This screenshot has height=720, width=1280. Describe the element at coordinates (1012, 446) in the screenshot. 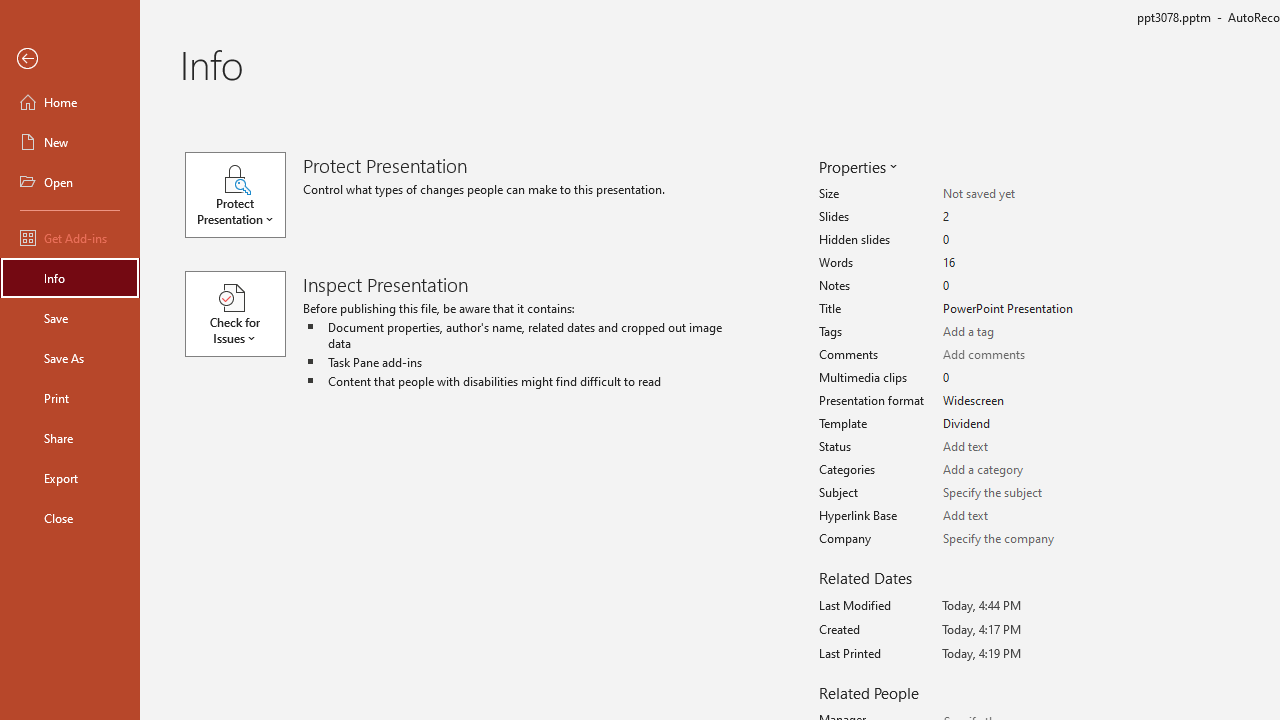

I see `'Status'` at that location.